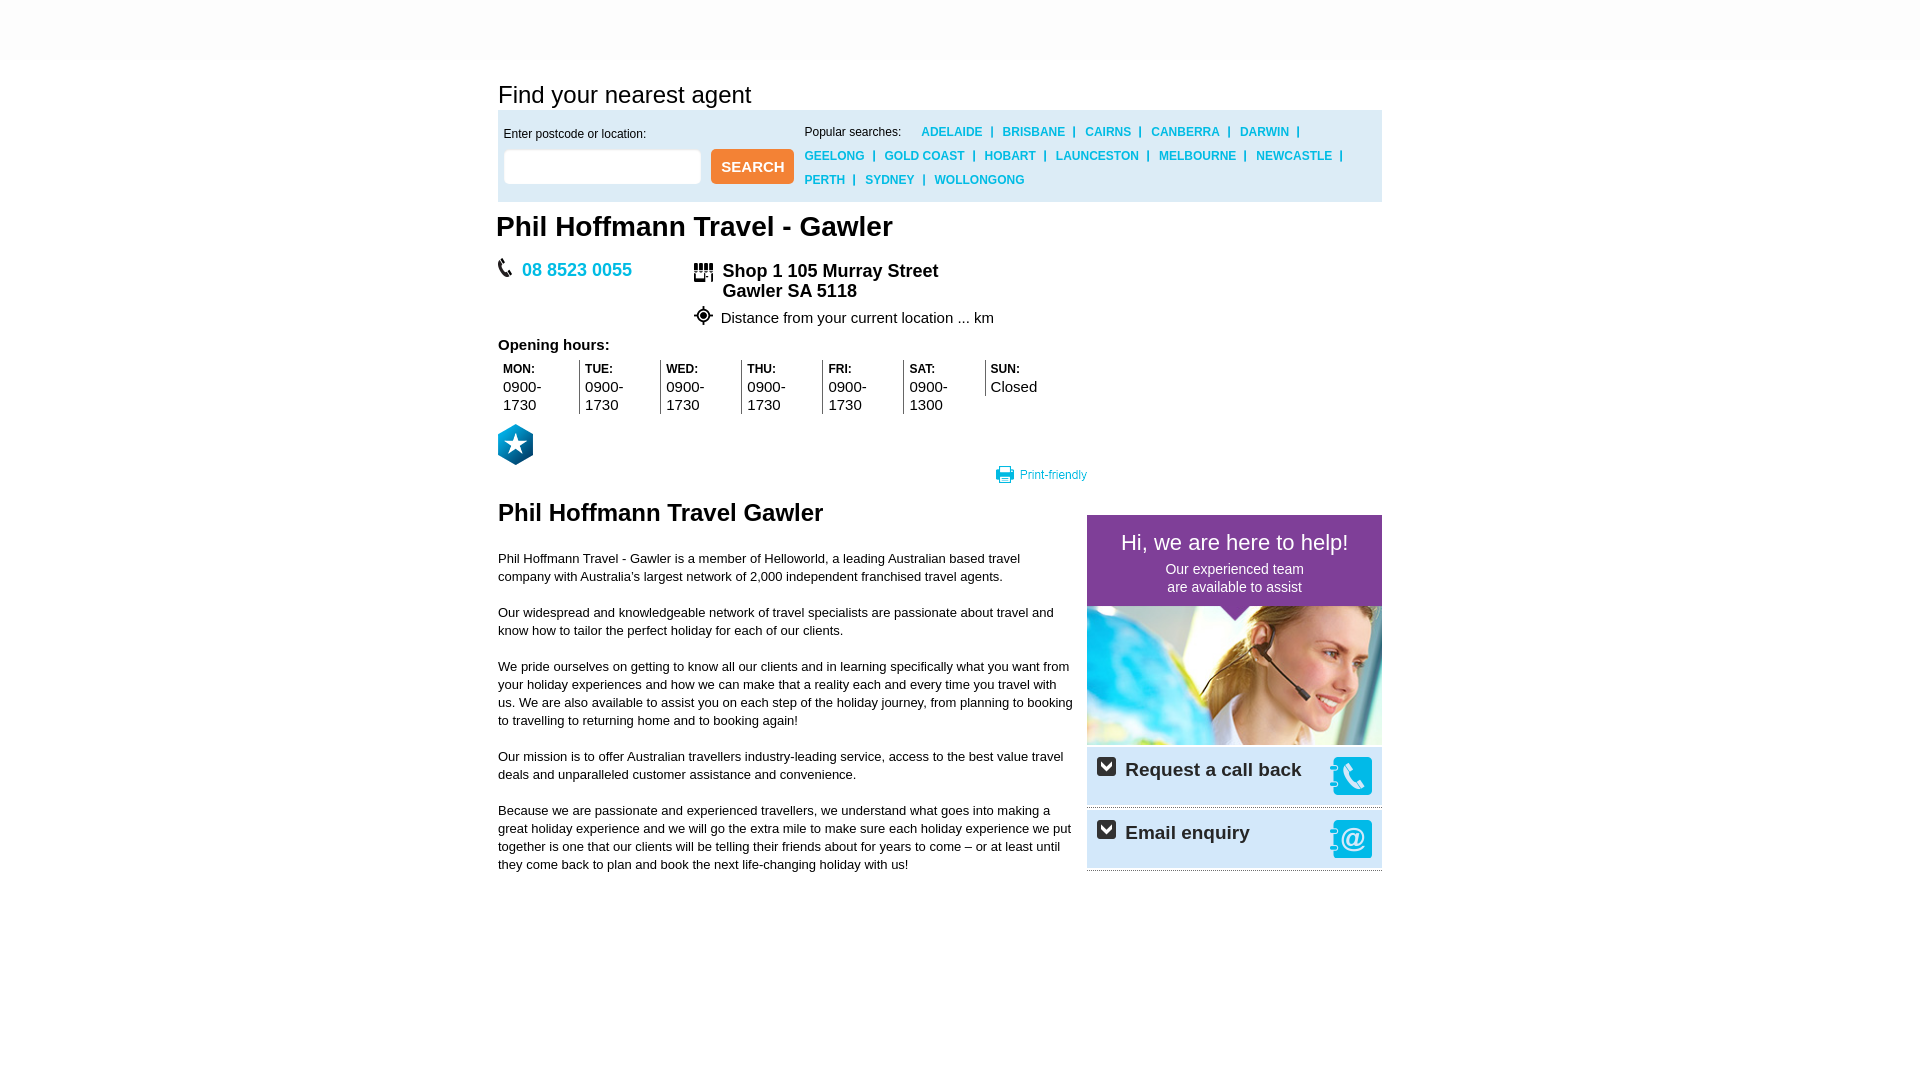  I want to click on 'SYDNEY', so click(864, 180).